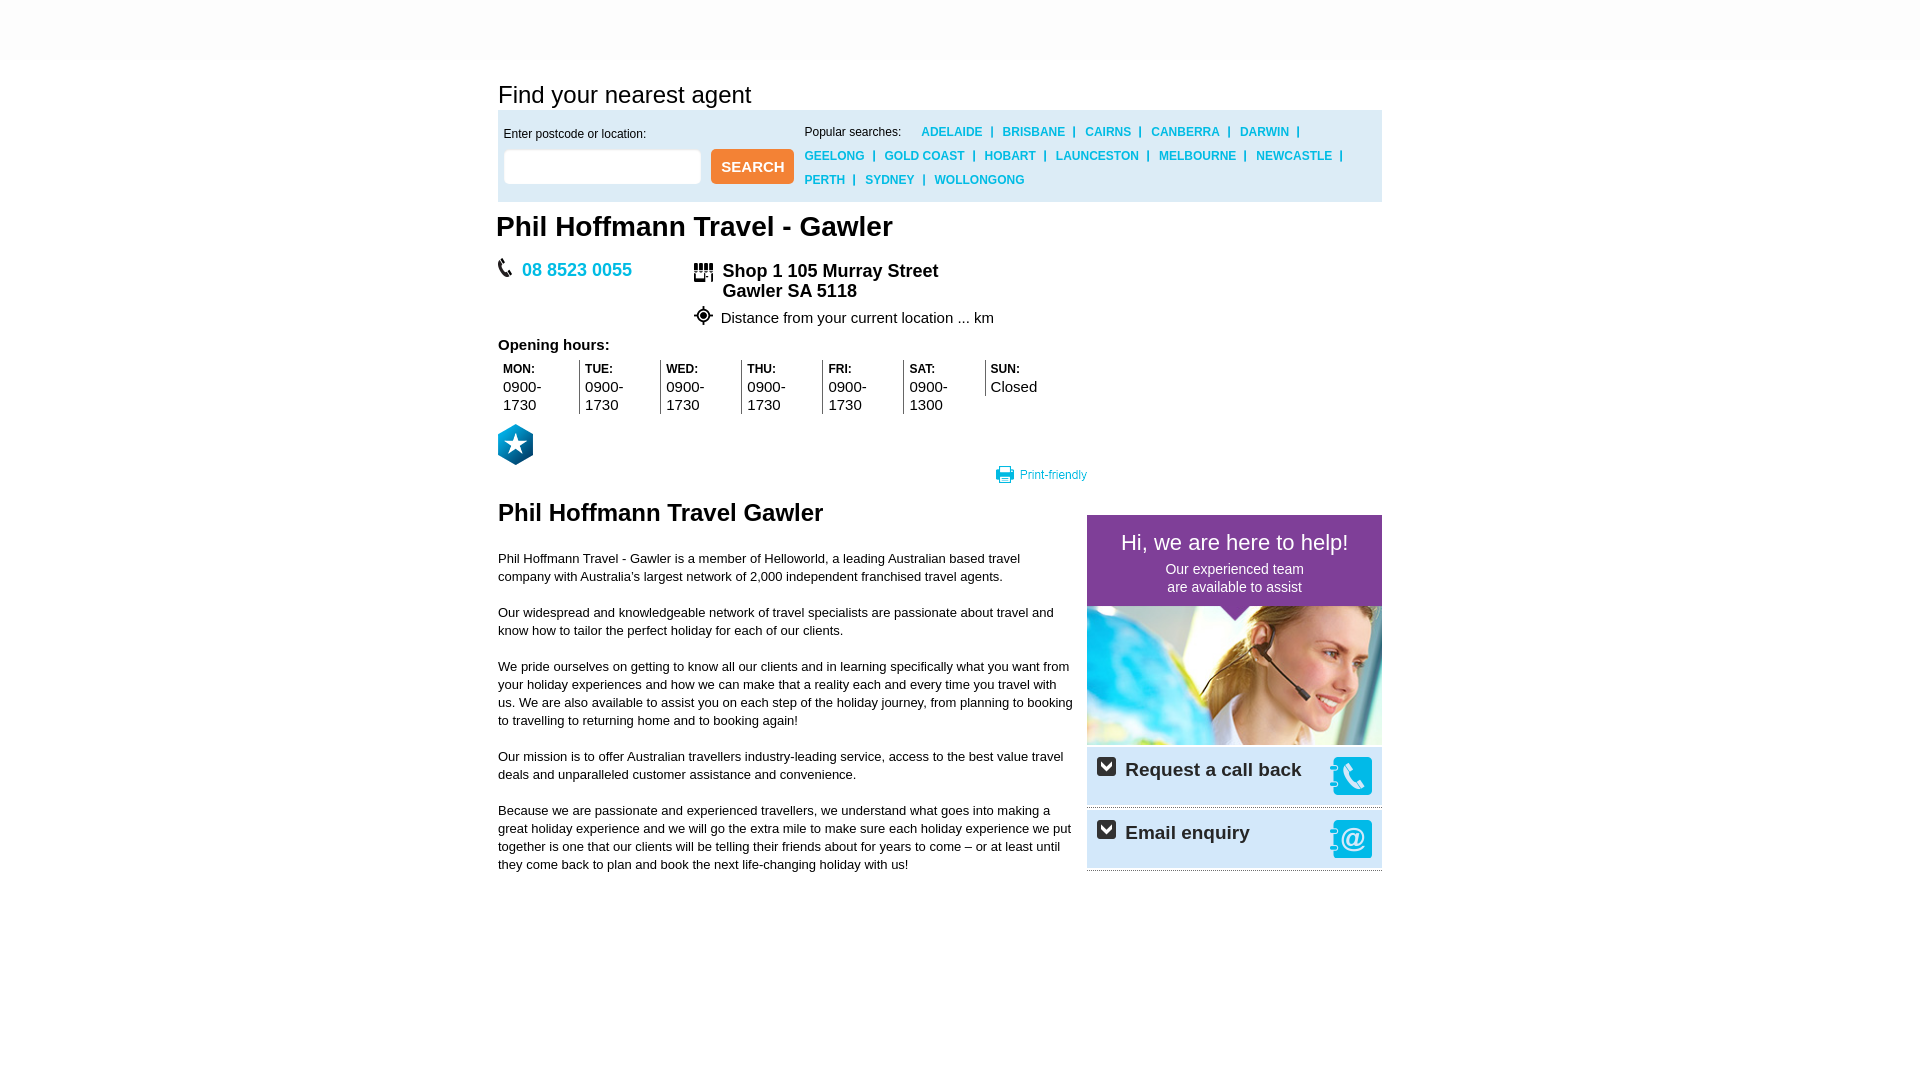  I want to click on 'SYDNEY', so click(864, 180).